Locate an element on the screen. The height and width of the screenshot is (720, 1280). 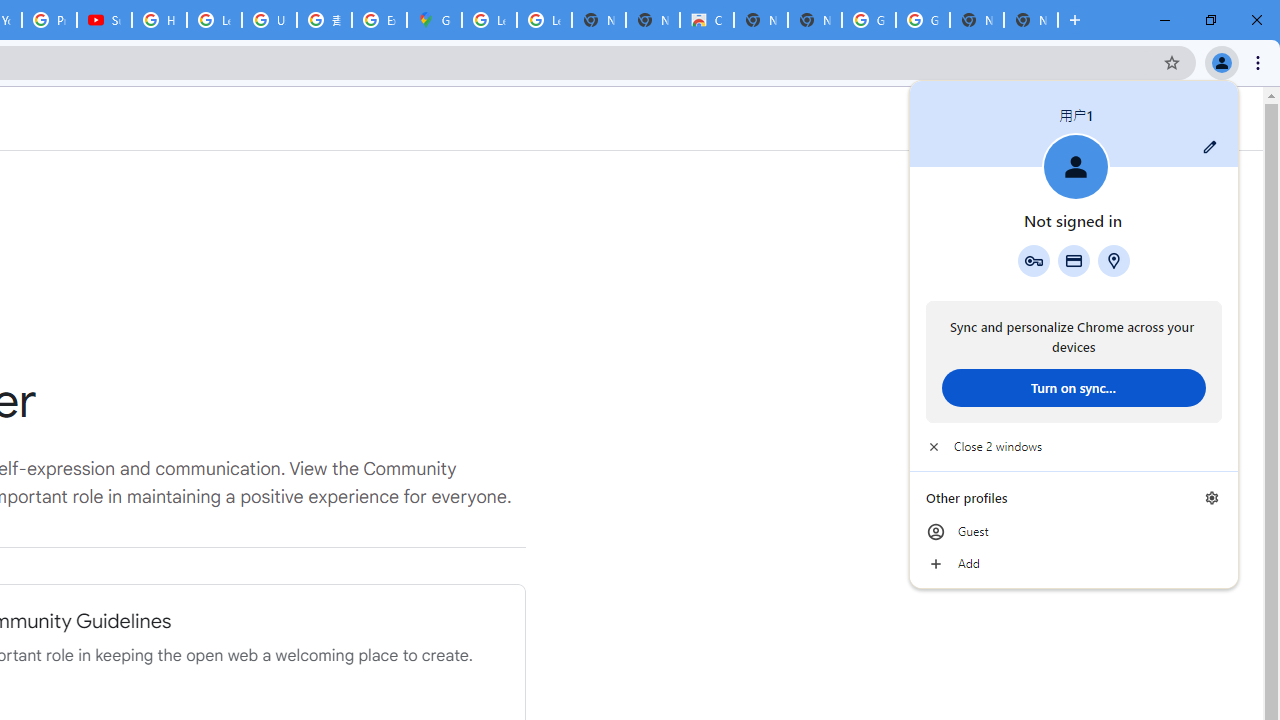
'Manage profiles' is located at coordinates (1211, 497).